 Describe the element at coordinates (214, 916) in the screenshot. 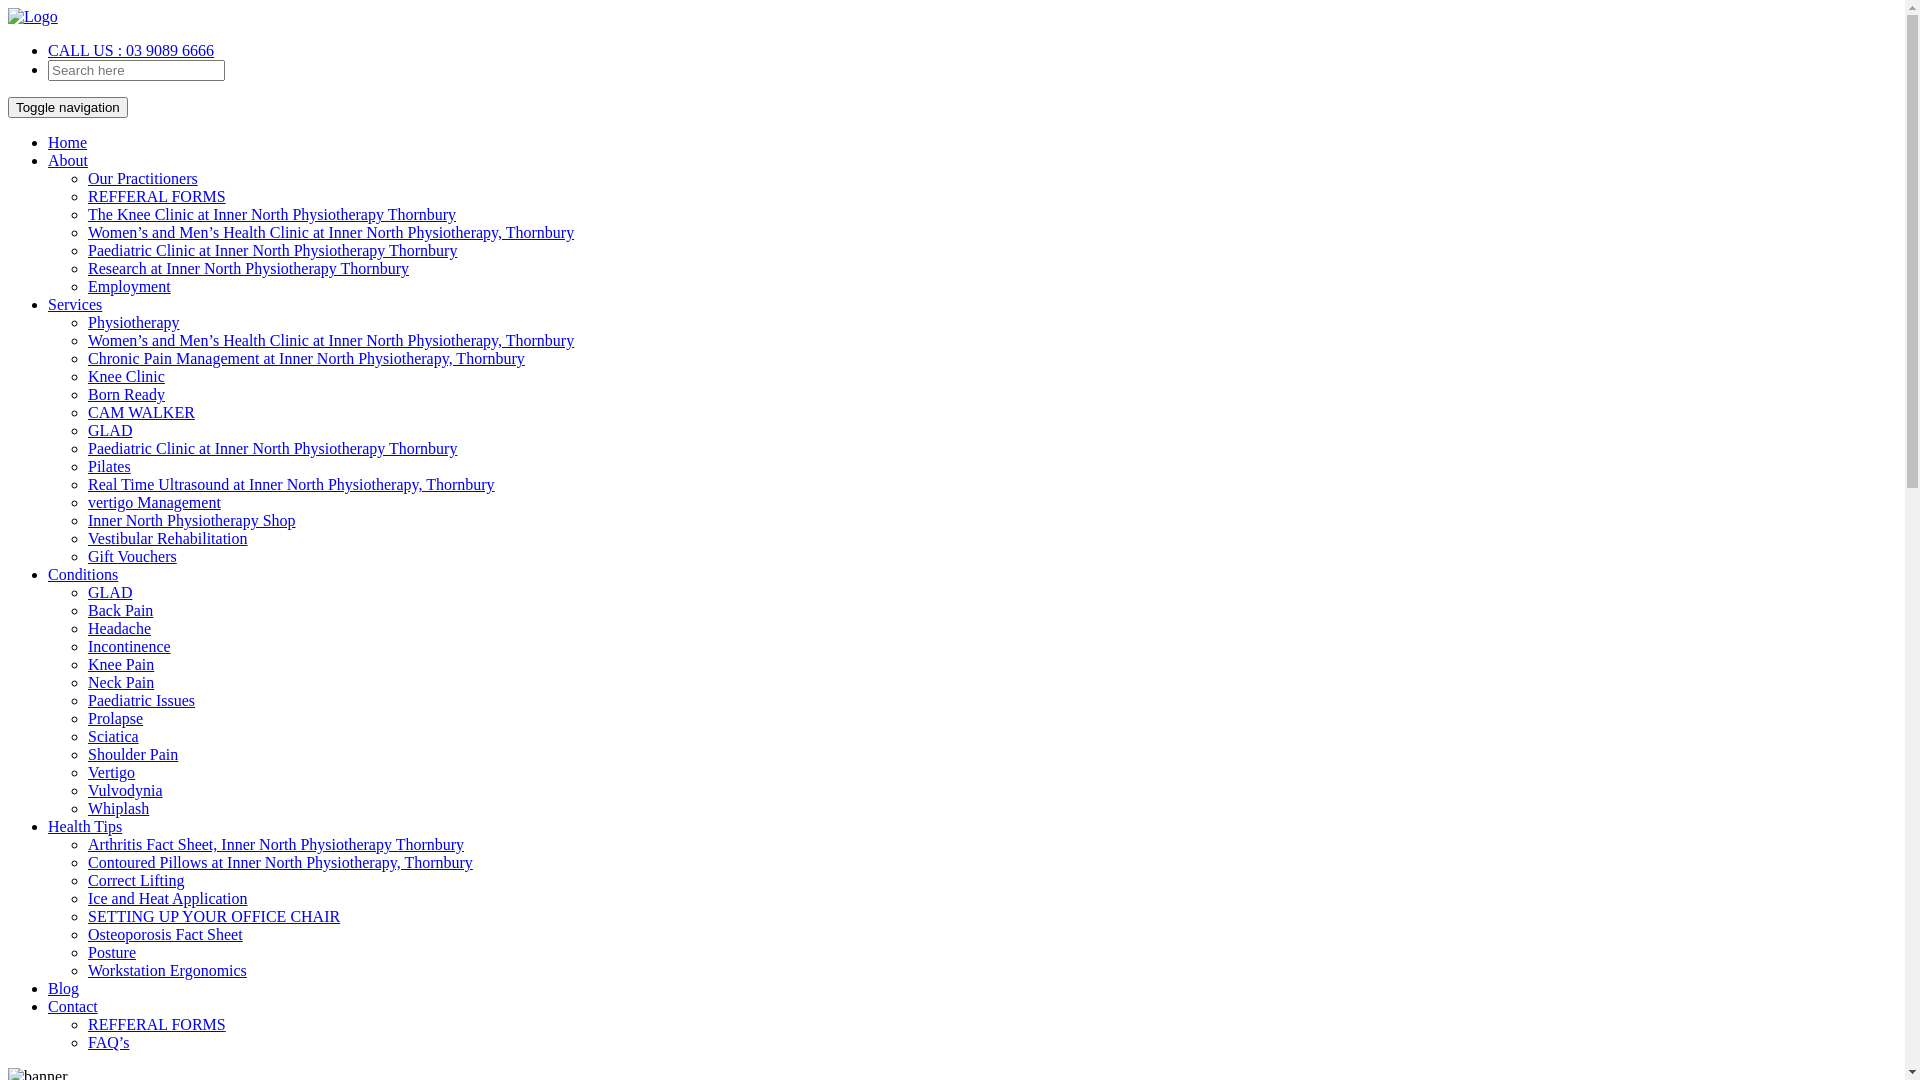

I see `'SETTING UP YOUR OFFICE CHAIR'` at that location.